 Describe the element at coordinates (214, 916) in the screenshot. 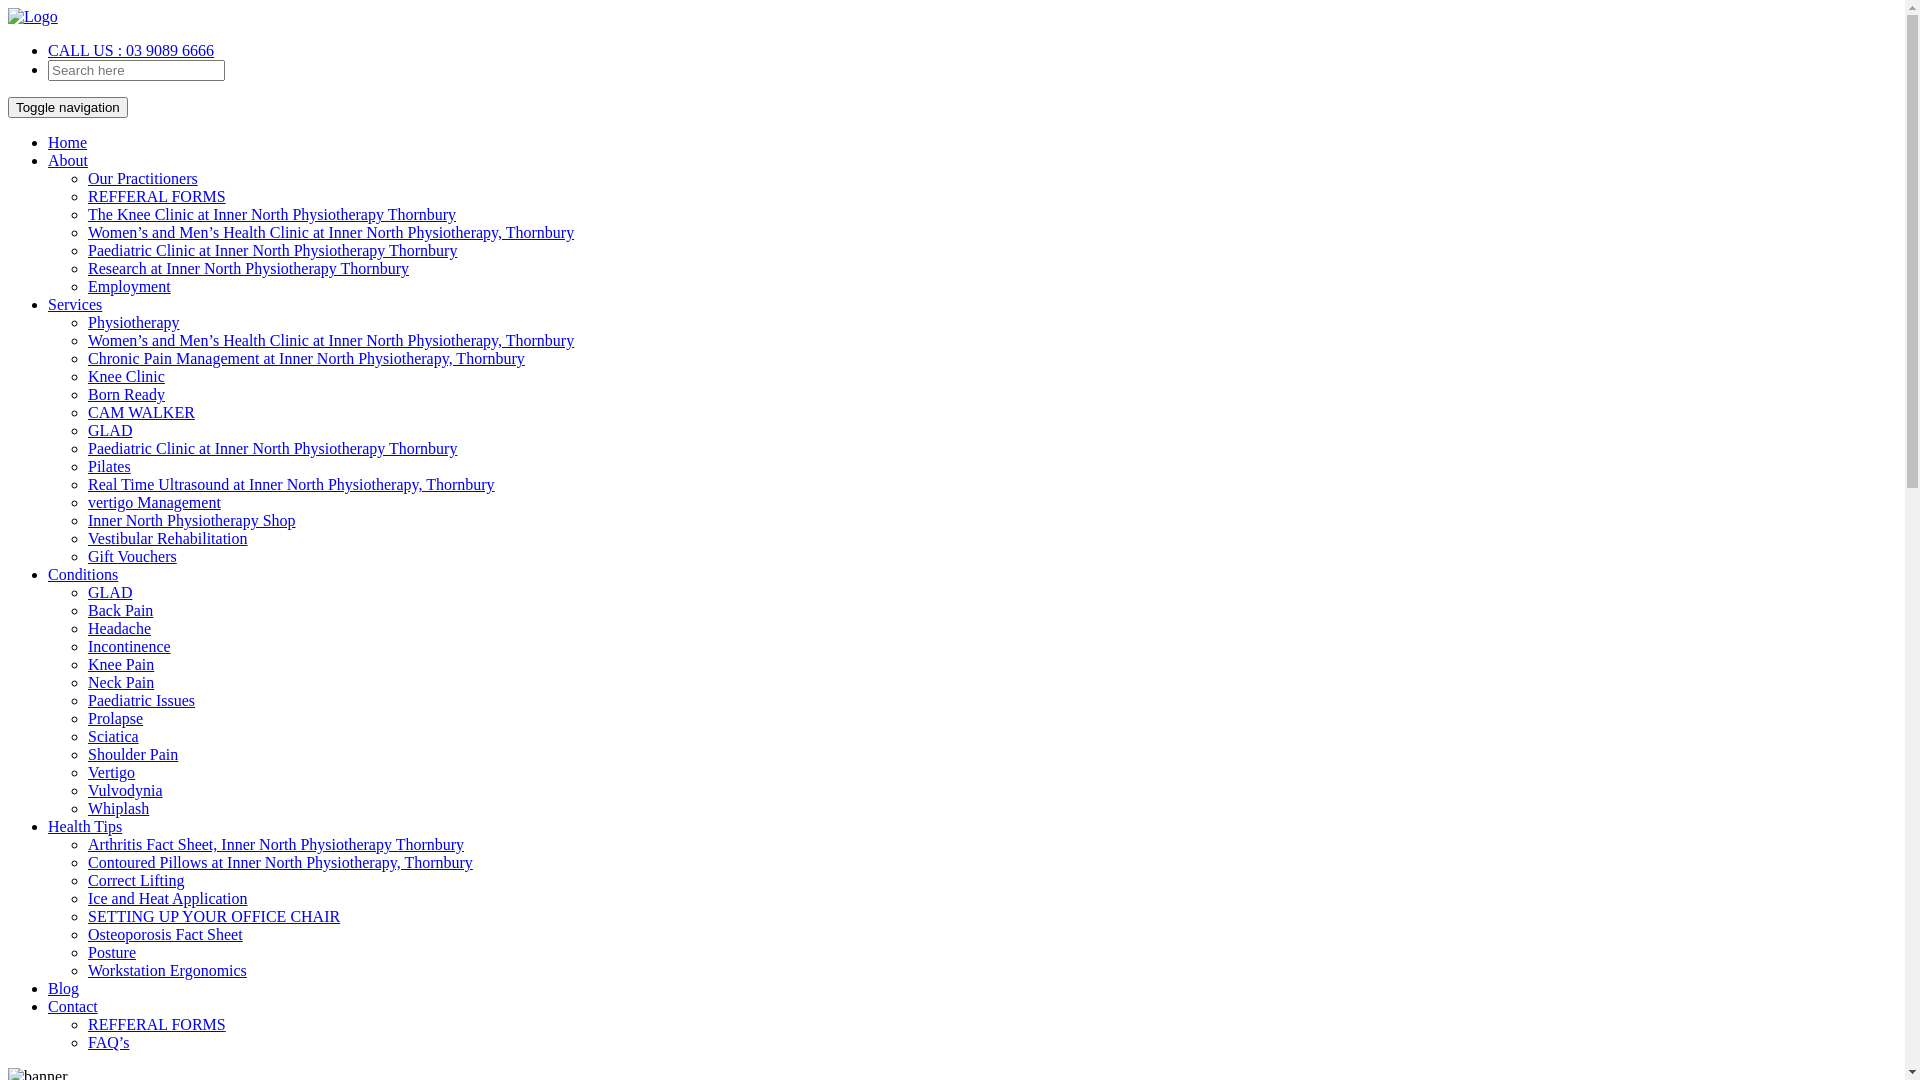

I see `'SETTING UP YOUR OFFICE CHAIR'` at that location.